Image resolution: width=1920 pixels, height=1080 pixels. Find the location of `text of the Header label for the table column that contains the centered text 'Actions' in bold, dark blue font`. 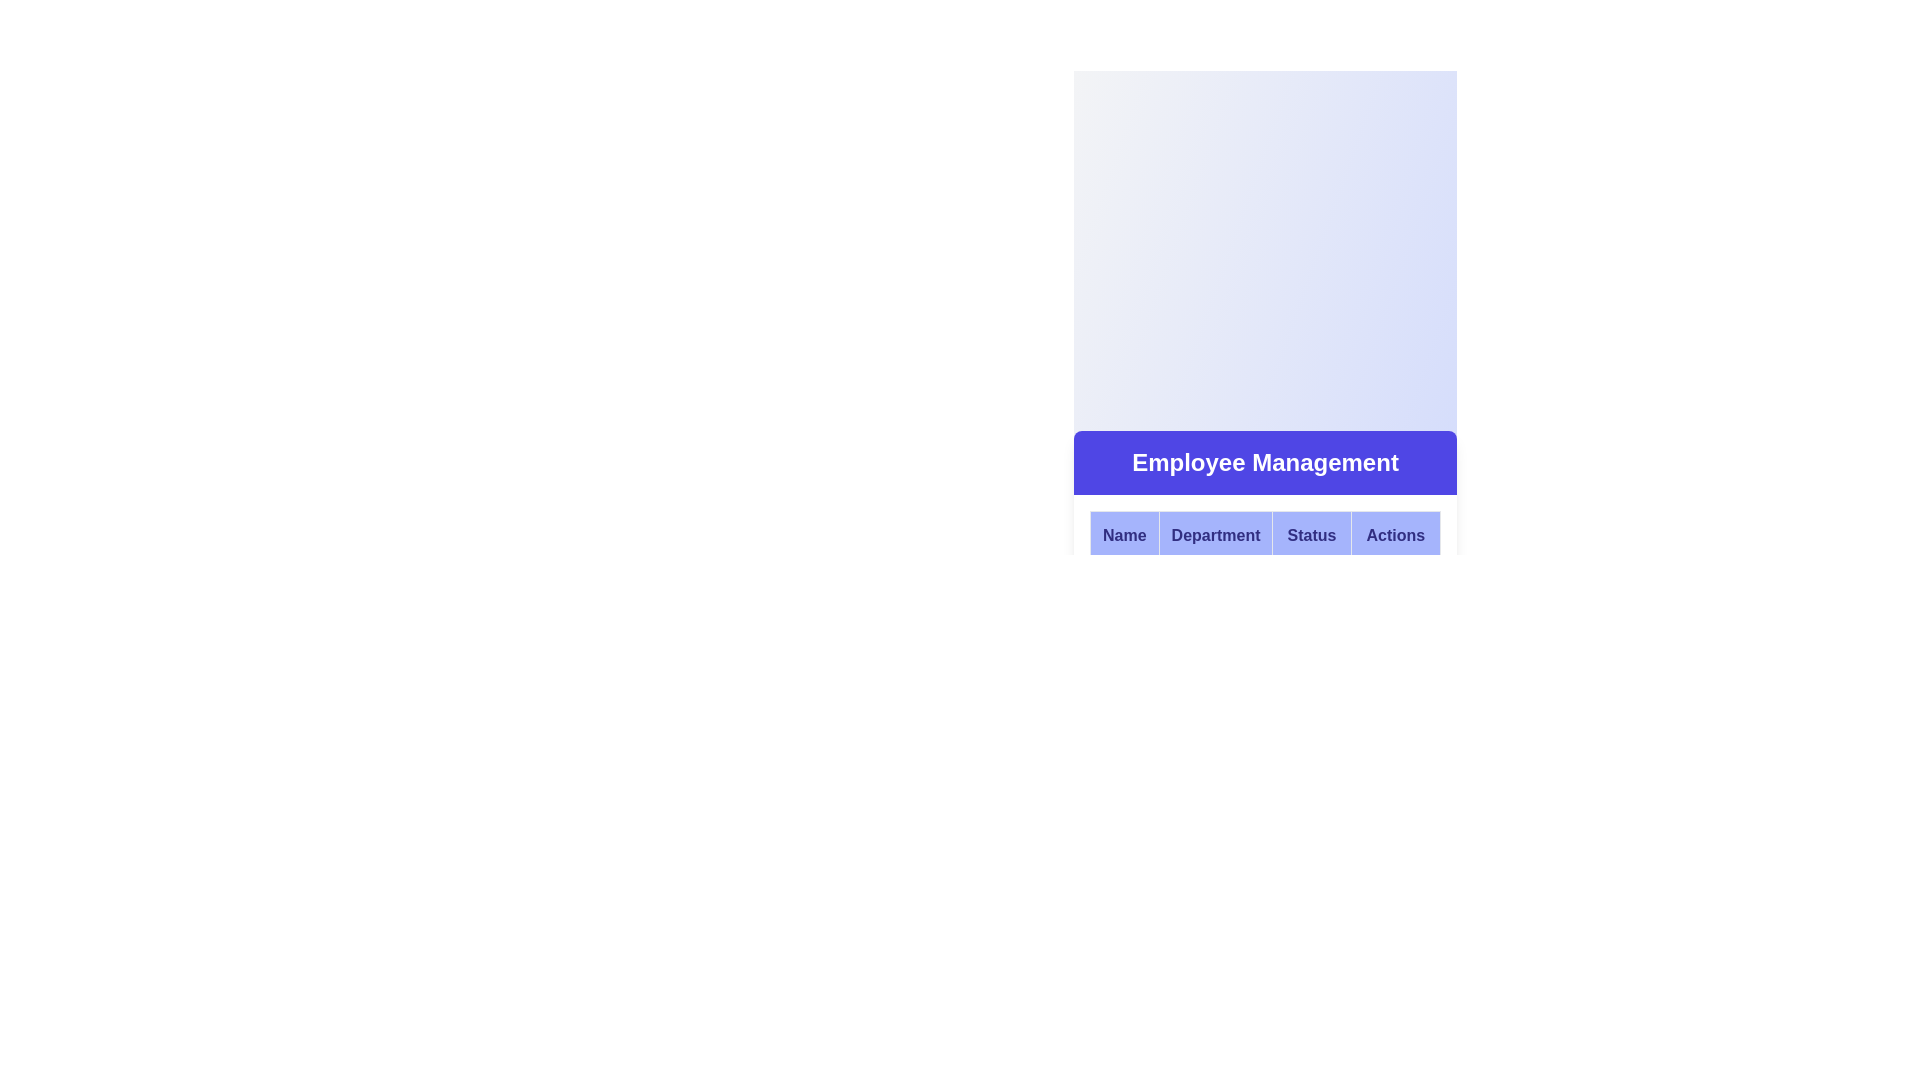

text of the Header label for the table column that contains the centered text 'Actions' in bold, dark blue font is located at coordinates (1394, 534).